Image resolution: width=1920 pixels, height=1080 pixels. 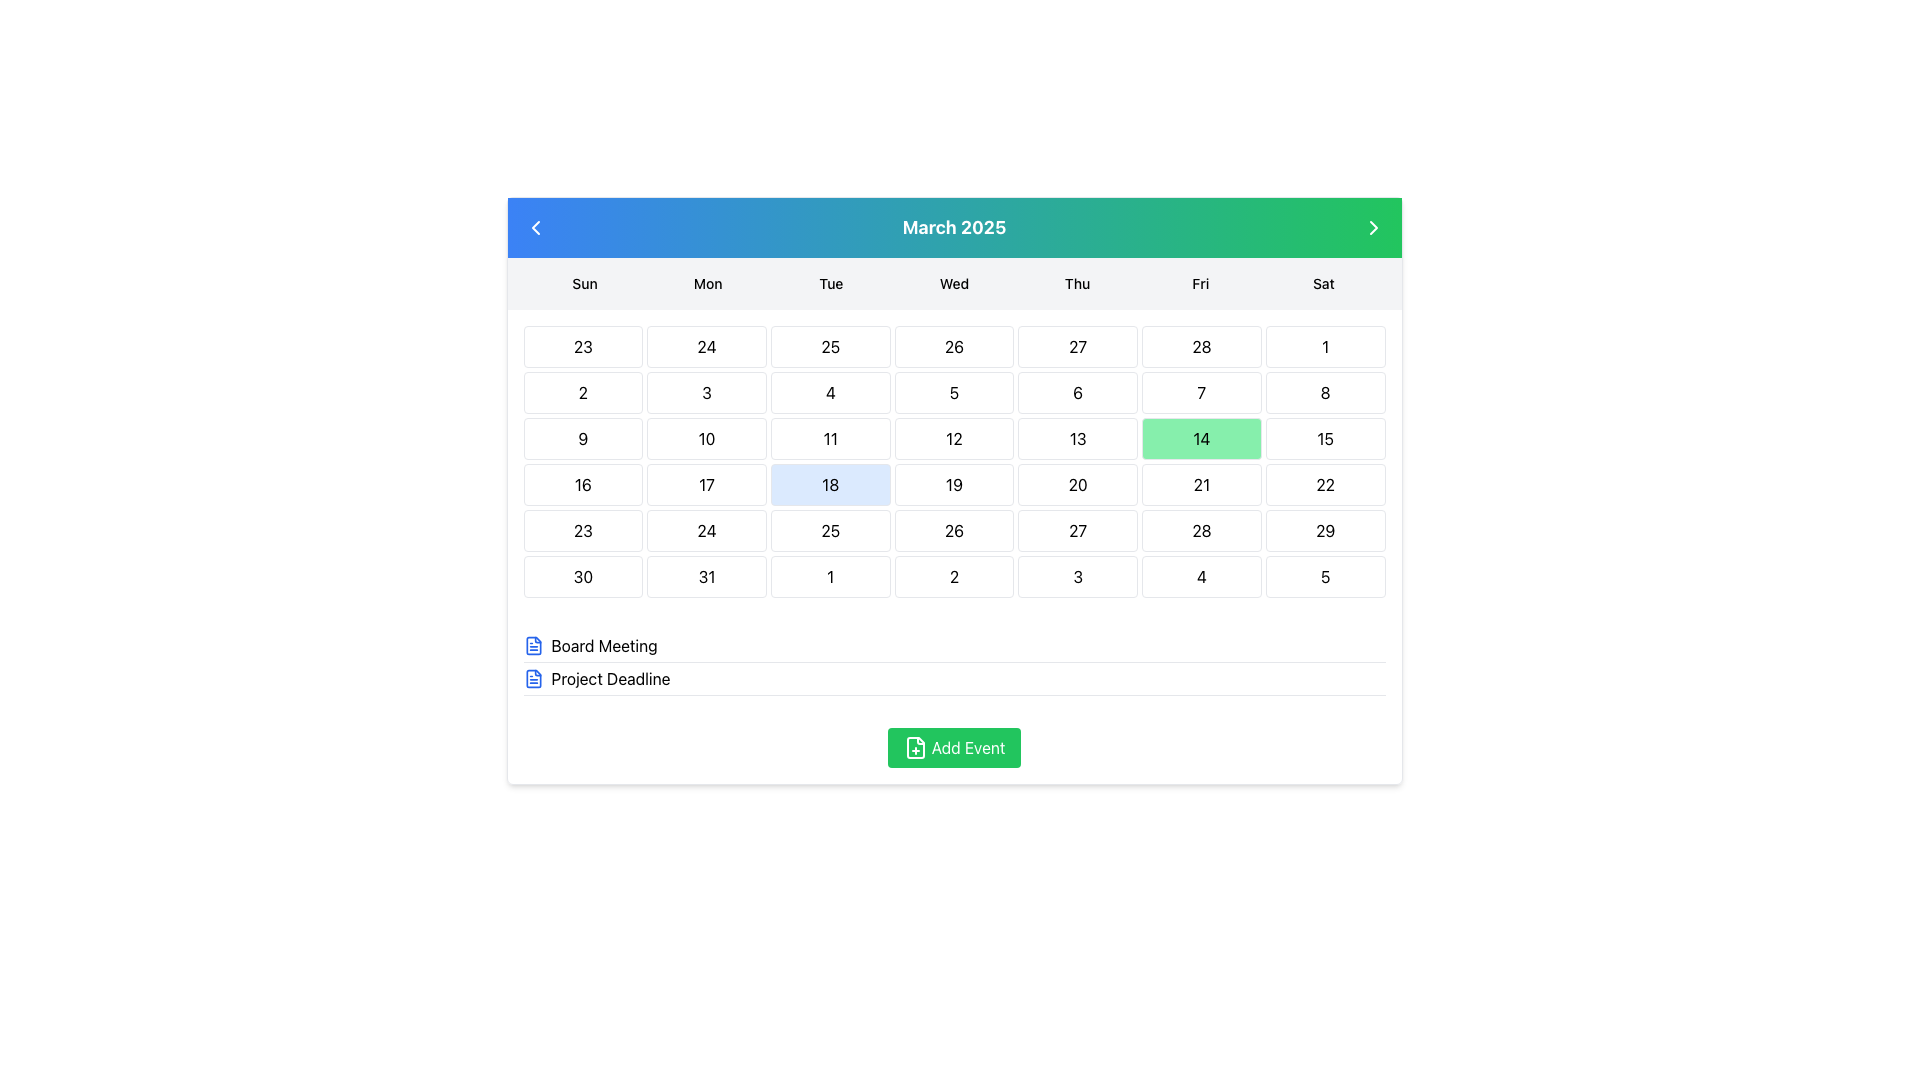 I want to click on from the calendar cell containing '24', so click(x=707, y=346).